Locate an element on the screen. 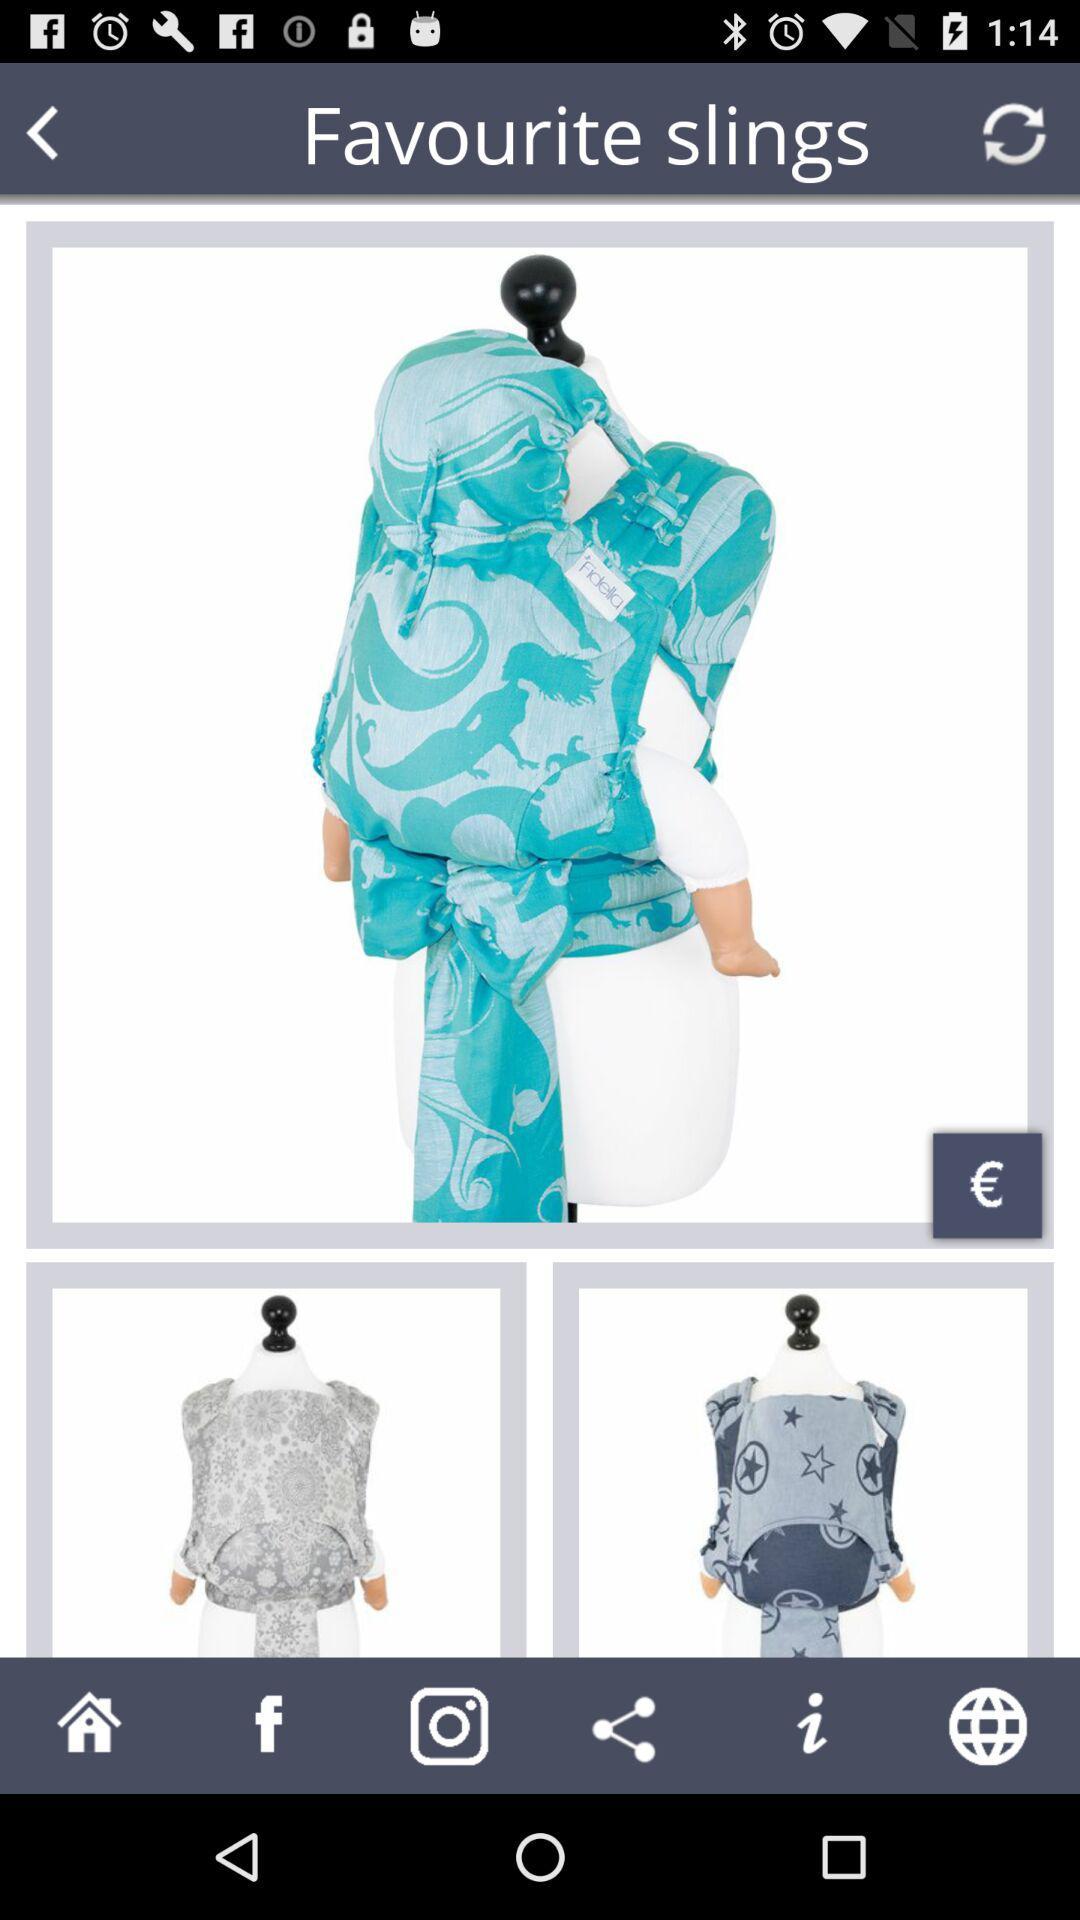  instagram is located at coordinates (450, 1724).